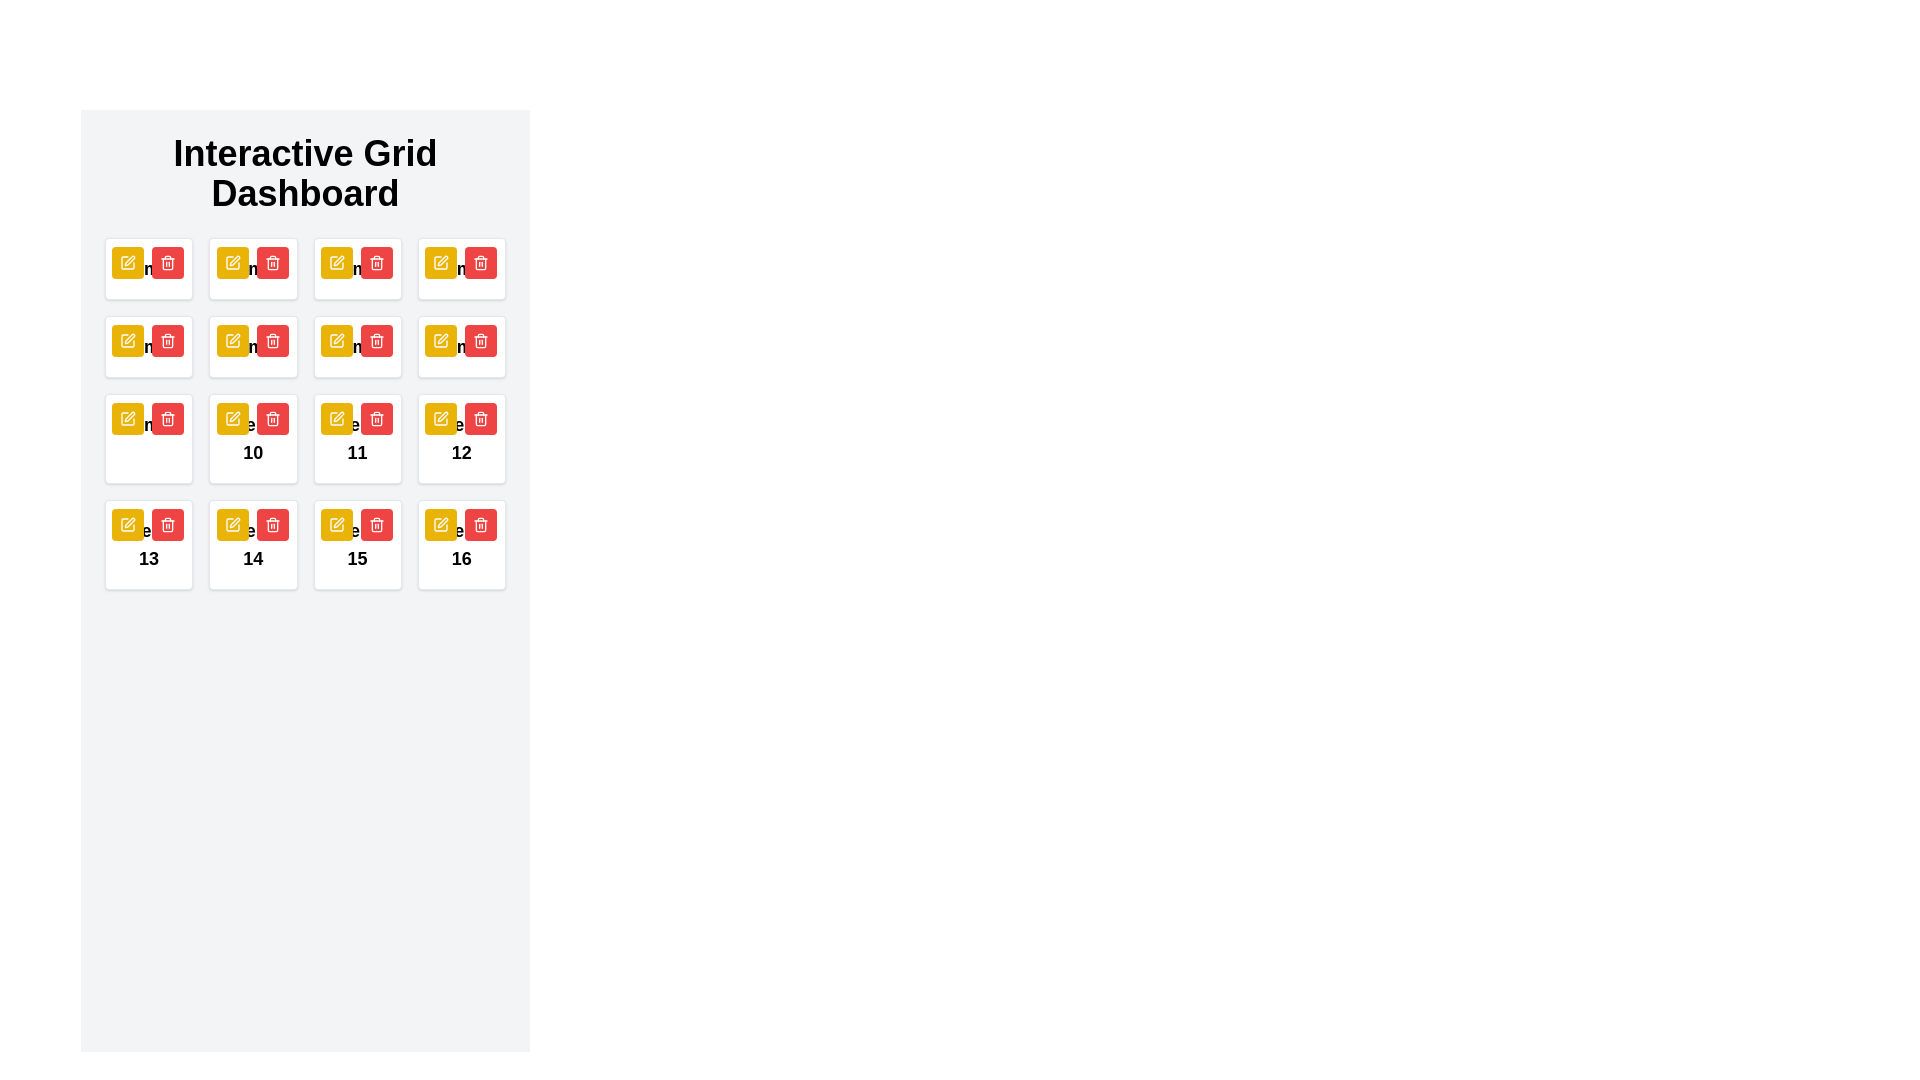  I want to click on the icon button that resembles a pen or pencil within a yellow rectangular button, located in the third row and first column of the grid layout, so click(338, 338).